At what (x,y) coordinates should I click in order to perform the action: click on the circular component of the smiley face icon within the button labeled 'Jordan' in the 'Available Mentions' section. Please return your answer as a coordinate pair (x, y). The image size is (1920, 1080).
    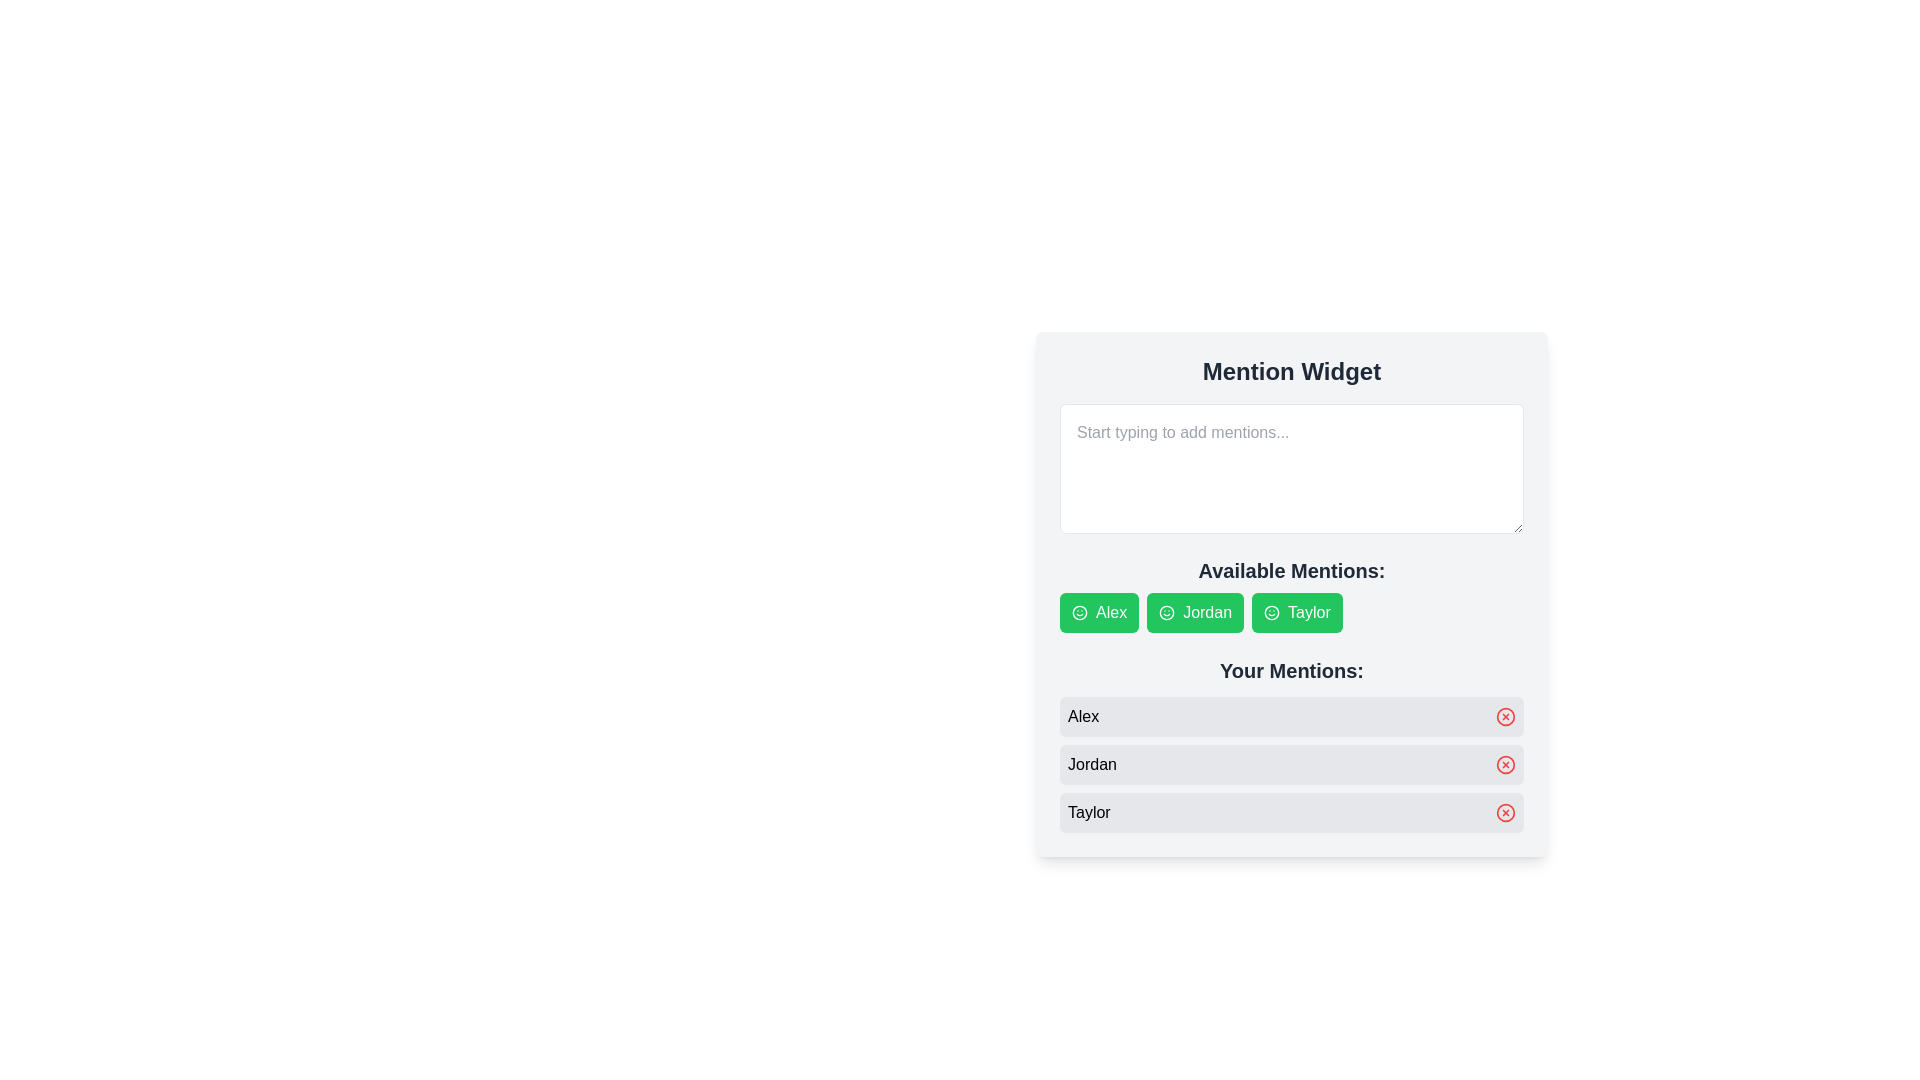
    Looking at the image, I should click on (1167, 612).